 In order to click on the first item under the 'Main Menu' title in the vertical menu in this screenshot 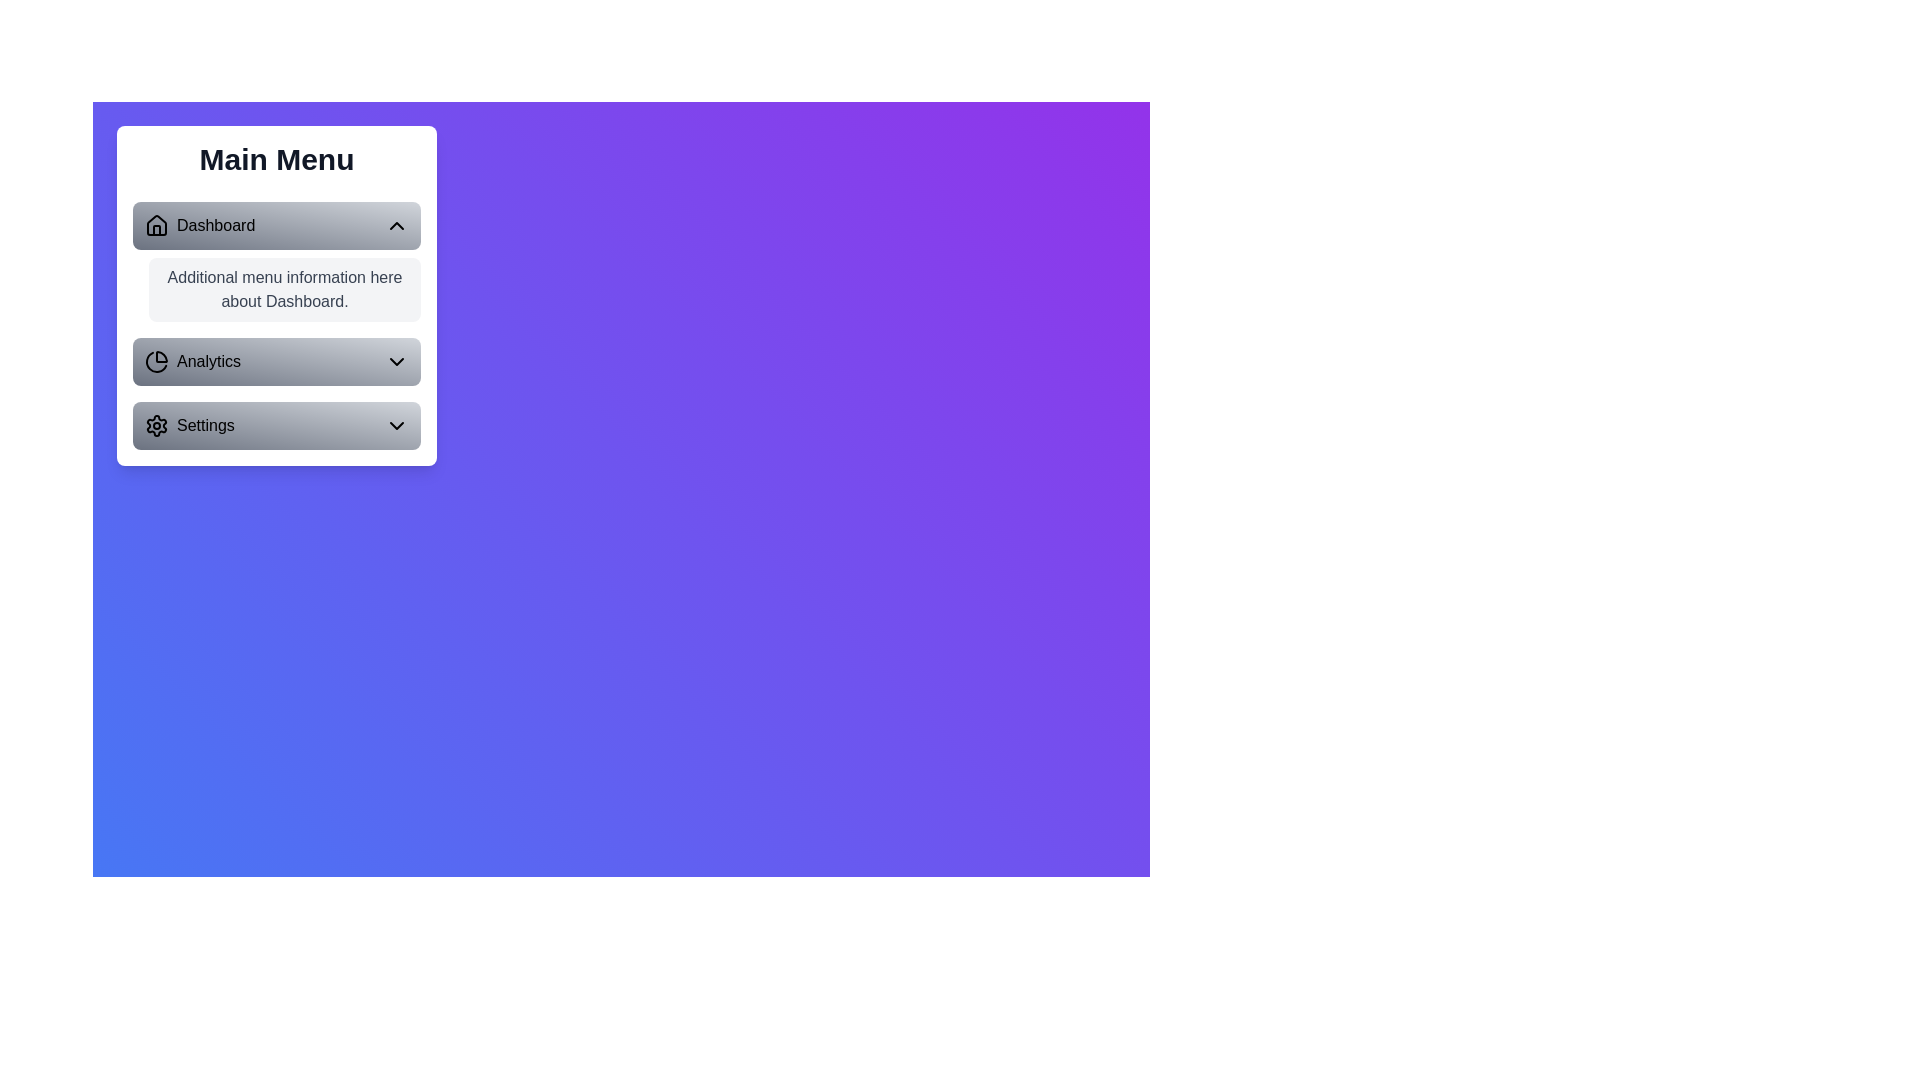, I will do `click(200, 225)`.